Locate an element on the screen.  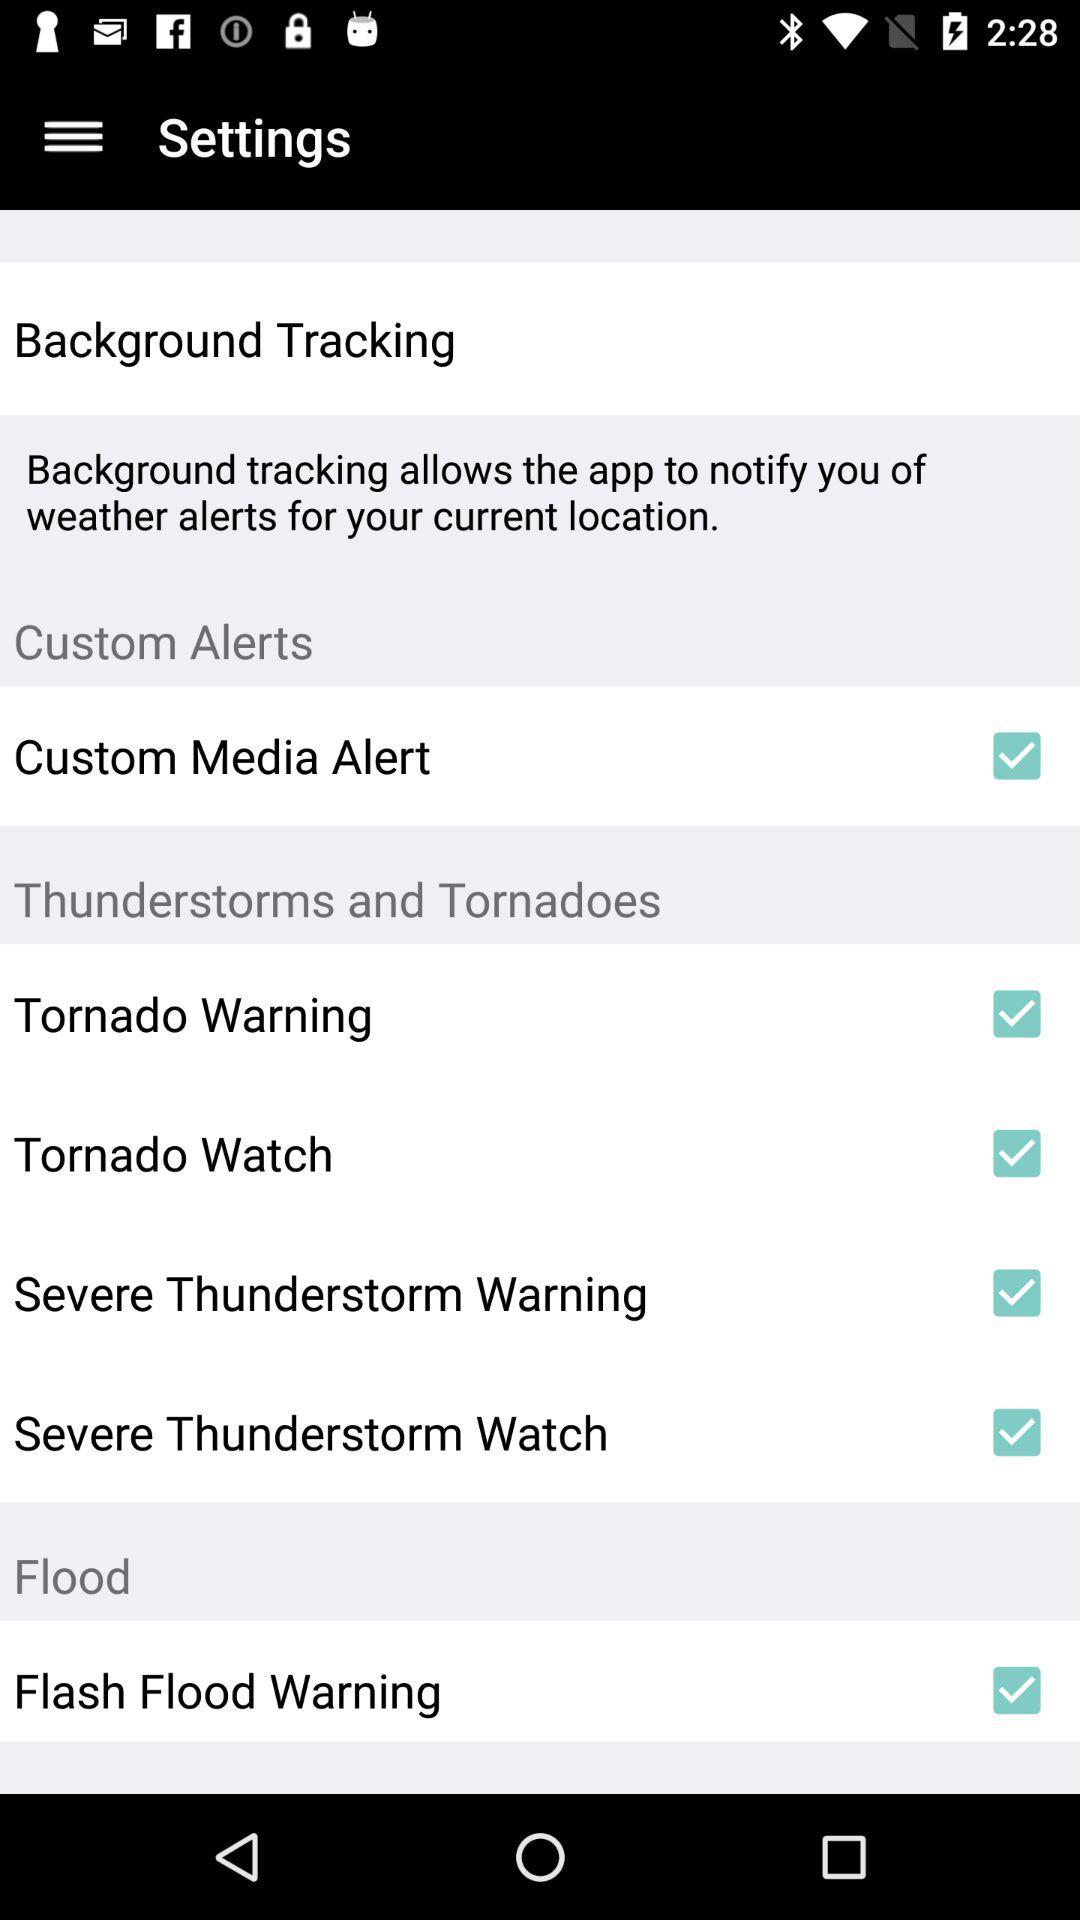
the item to the right of background tracking is located at coordinates (1017, 339).